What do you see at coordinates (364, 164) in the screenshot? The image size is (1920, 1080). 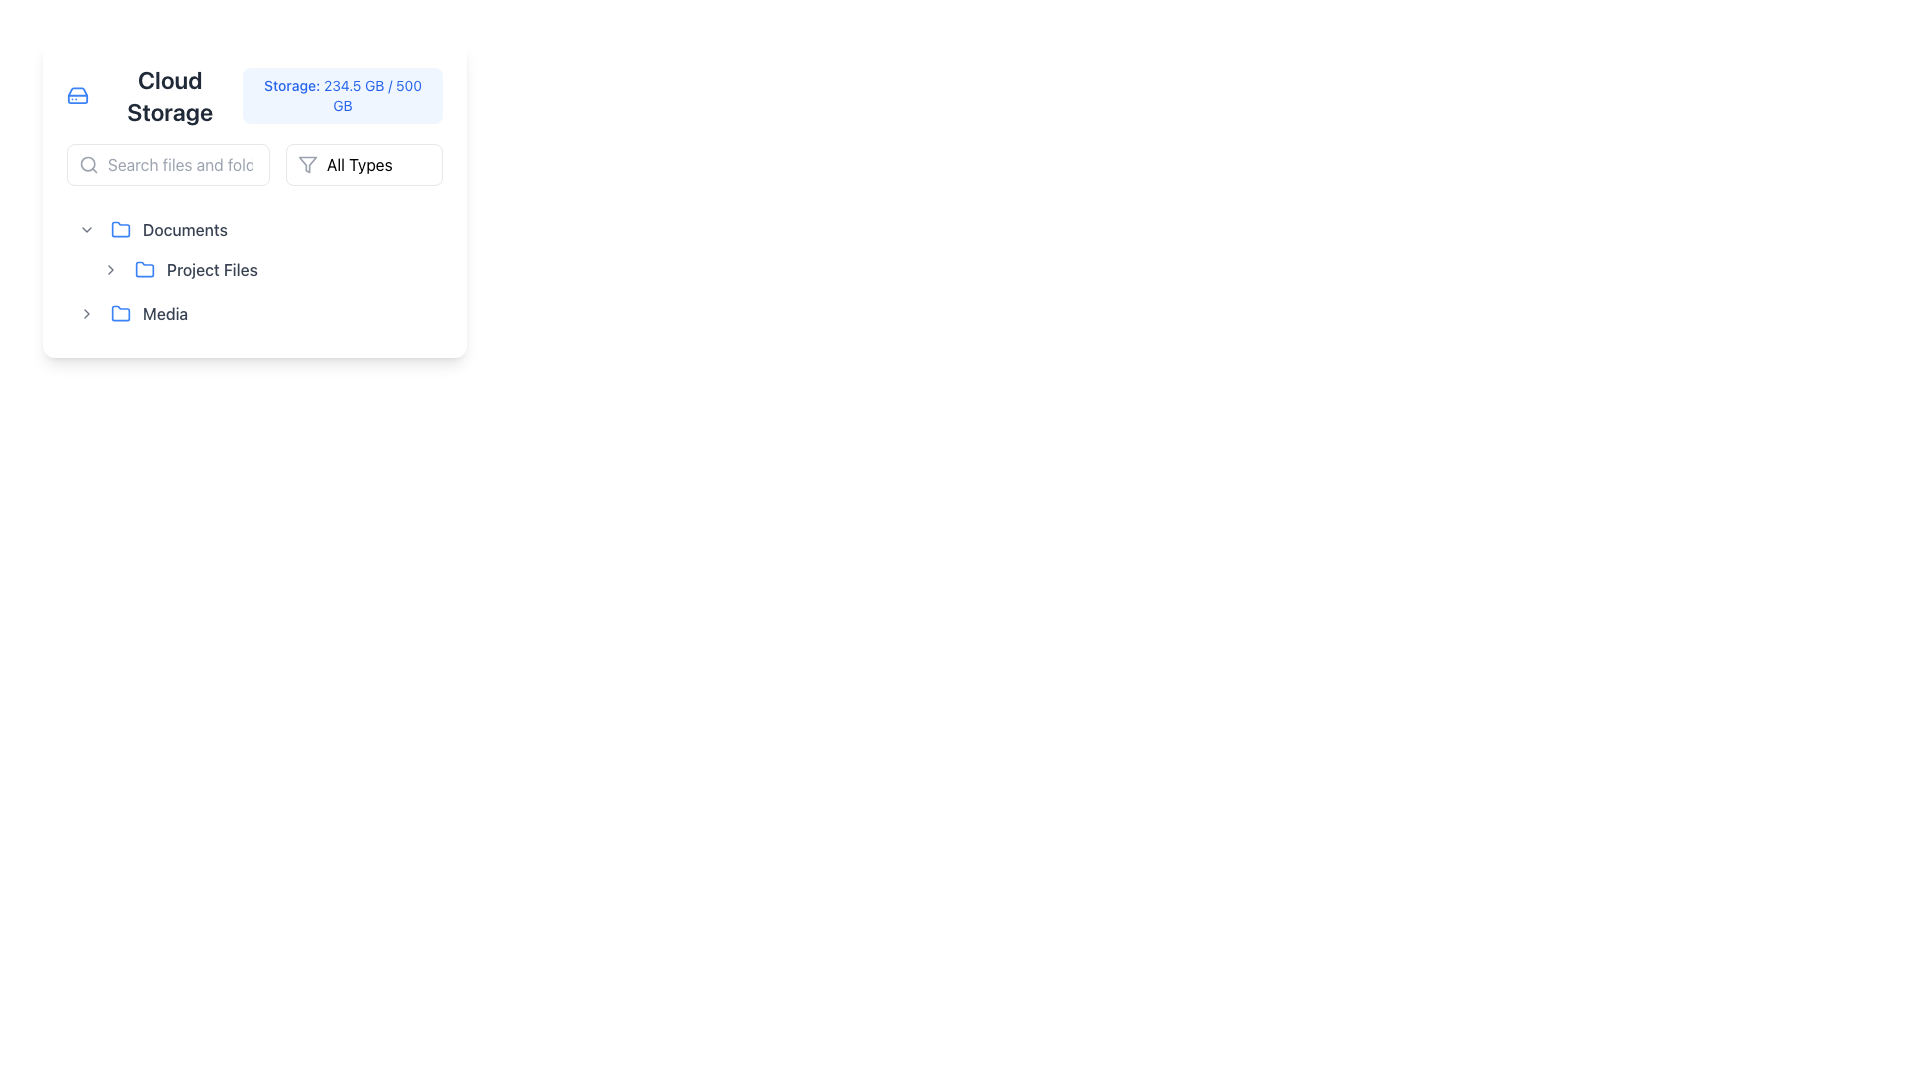 I see `the dropdown menu located in the upper-right section of the sidebar layout` at bounding box center [364, 164].